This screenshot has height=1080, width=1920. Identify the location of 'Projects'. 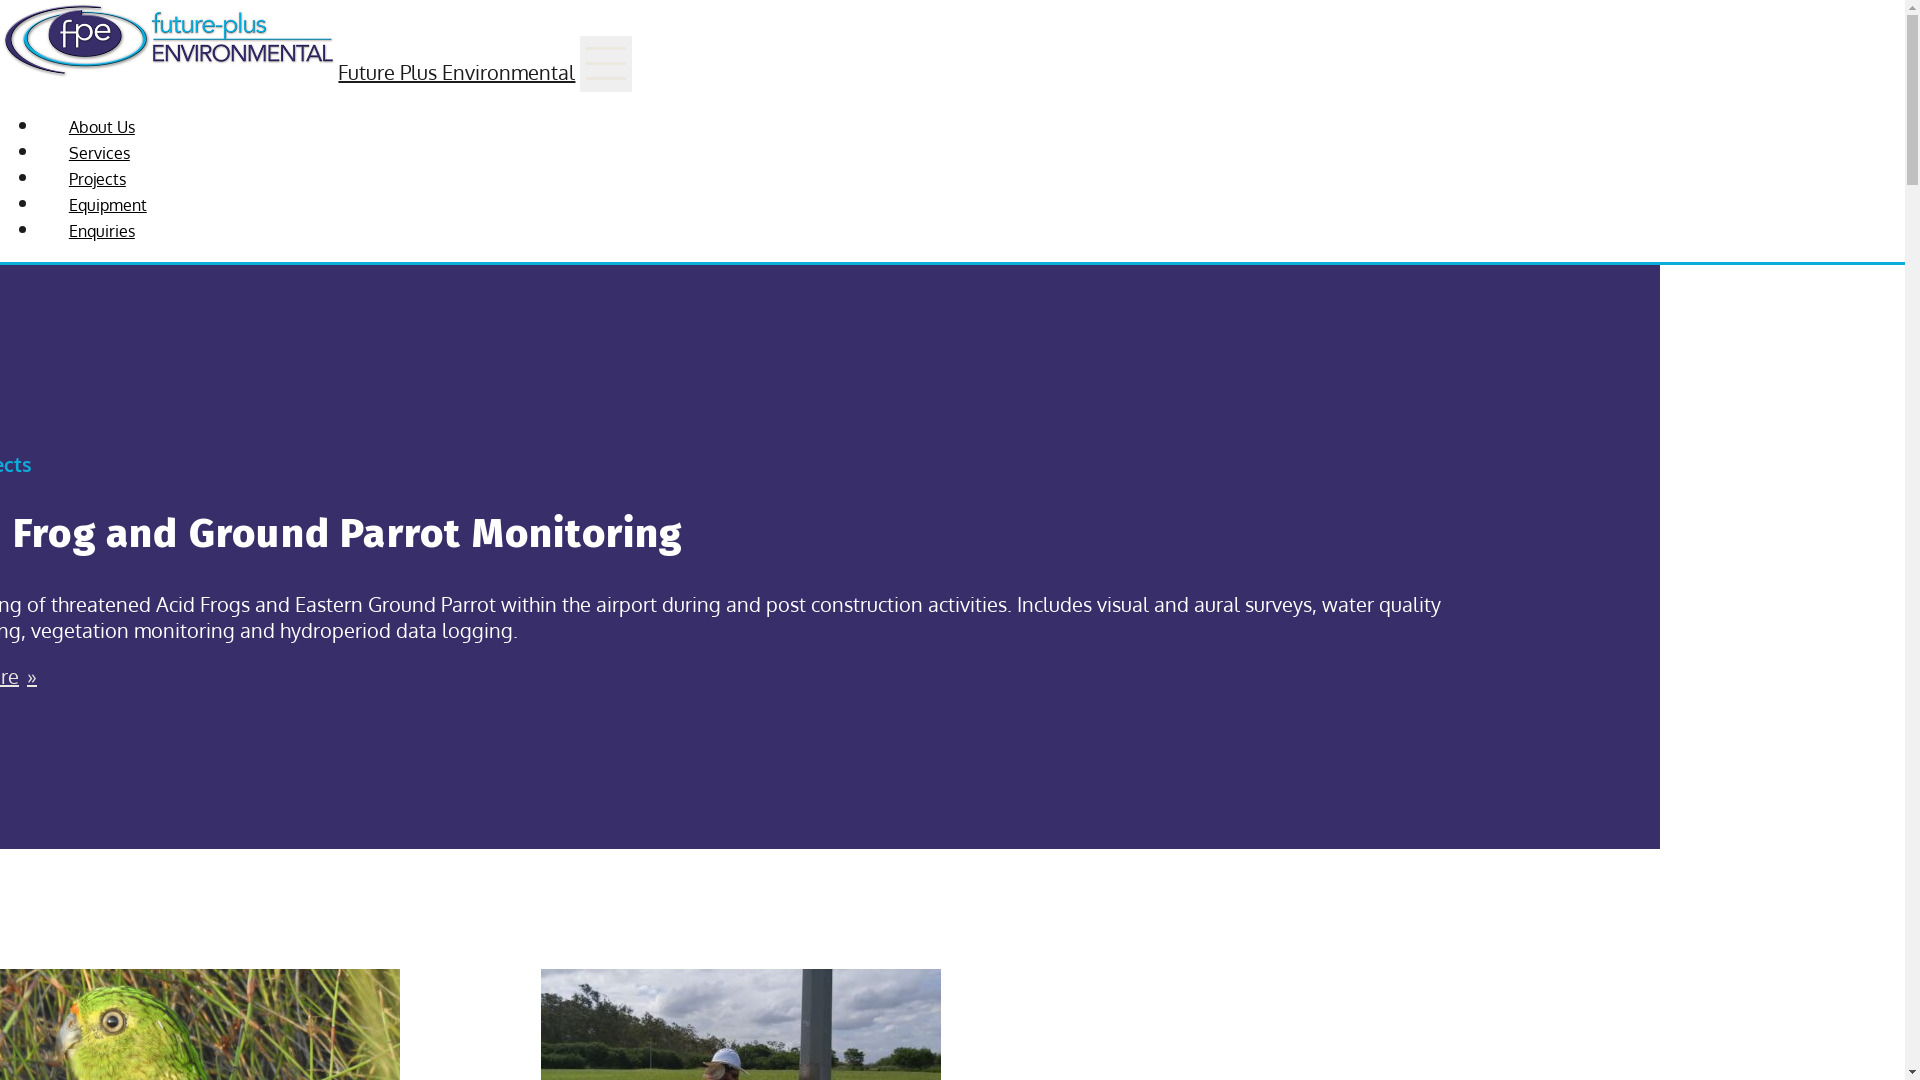
(96, 177).